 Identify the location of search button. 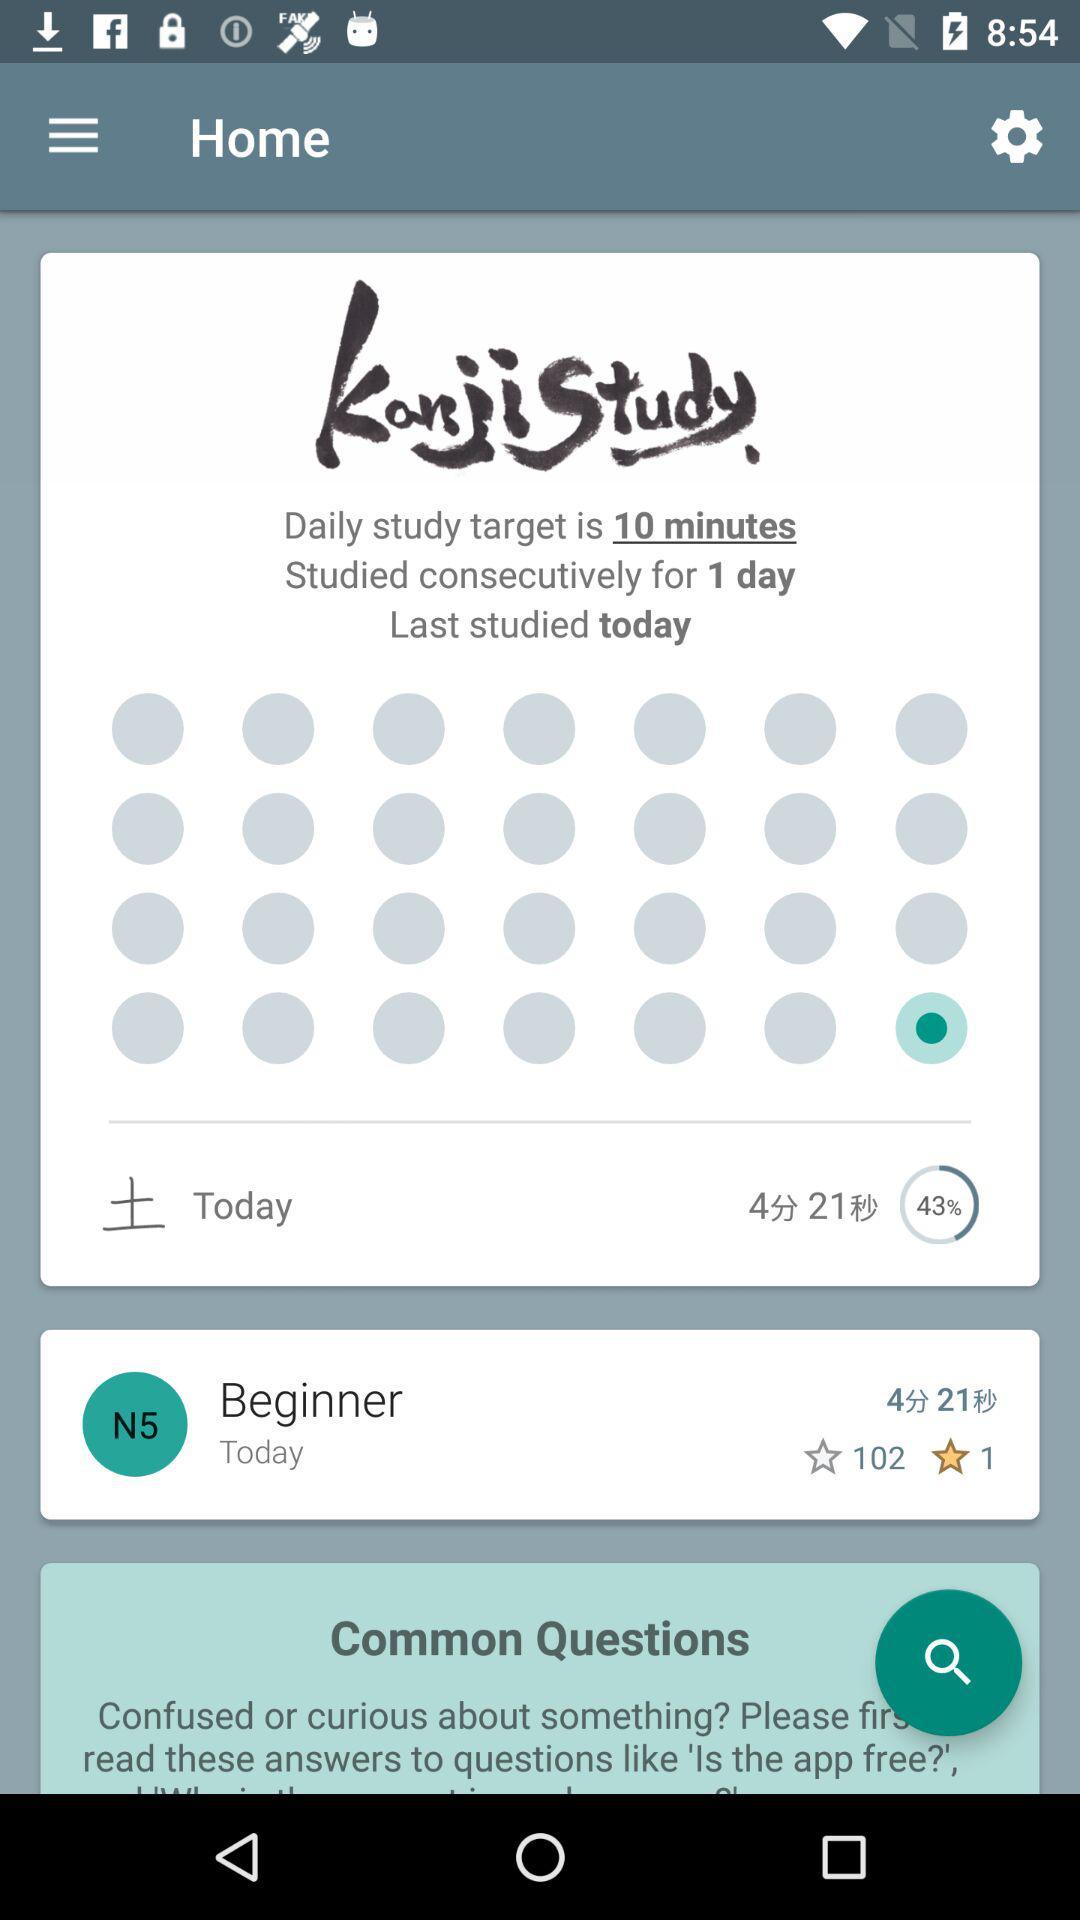
(947, 1662).